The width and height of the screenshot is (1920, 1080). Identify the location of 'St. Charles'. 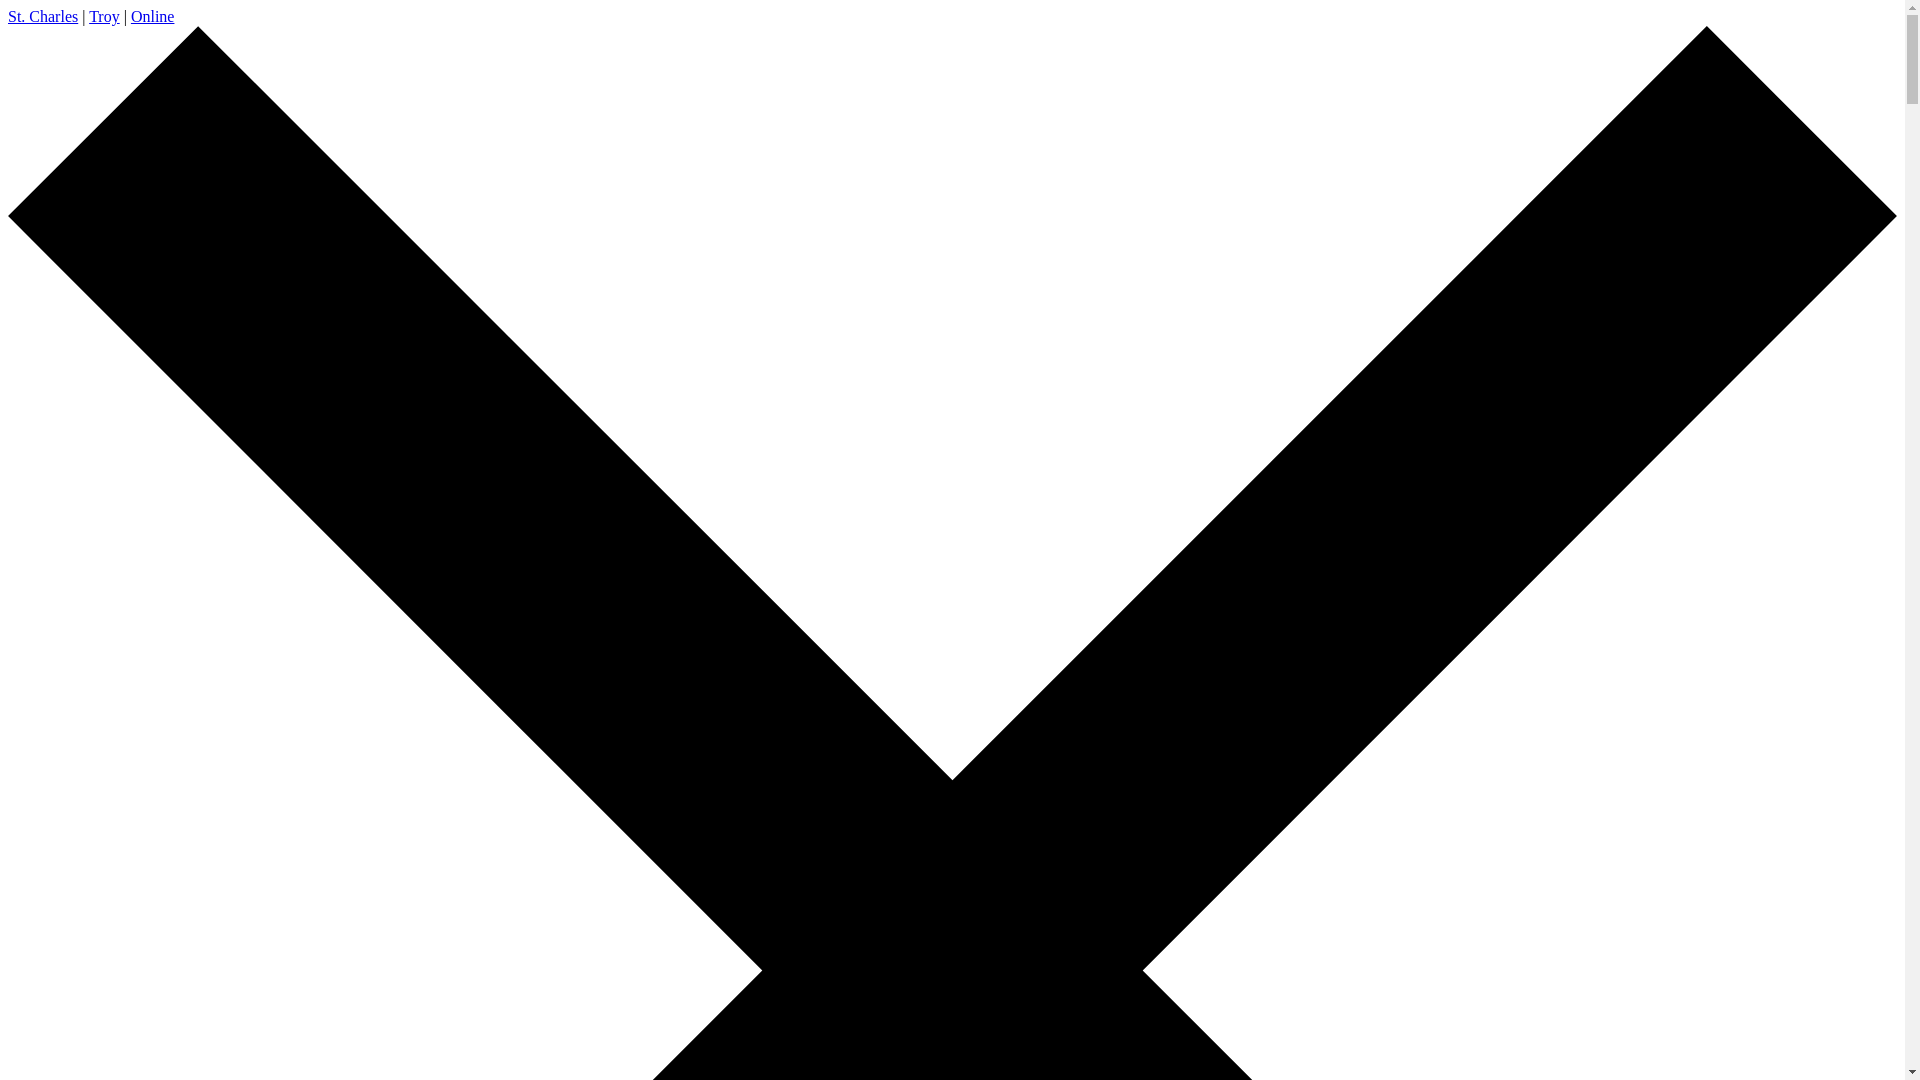
(8, 16).